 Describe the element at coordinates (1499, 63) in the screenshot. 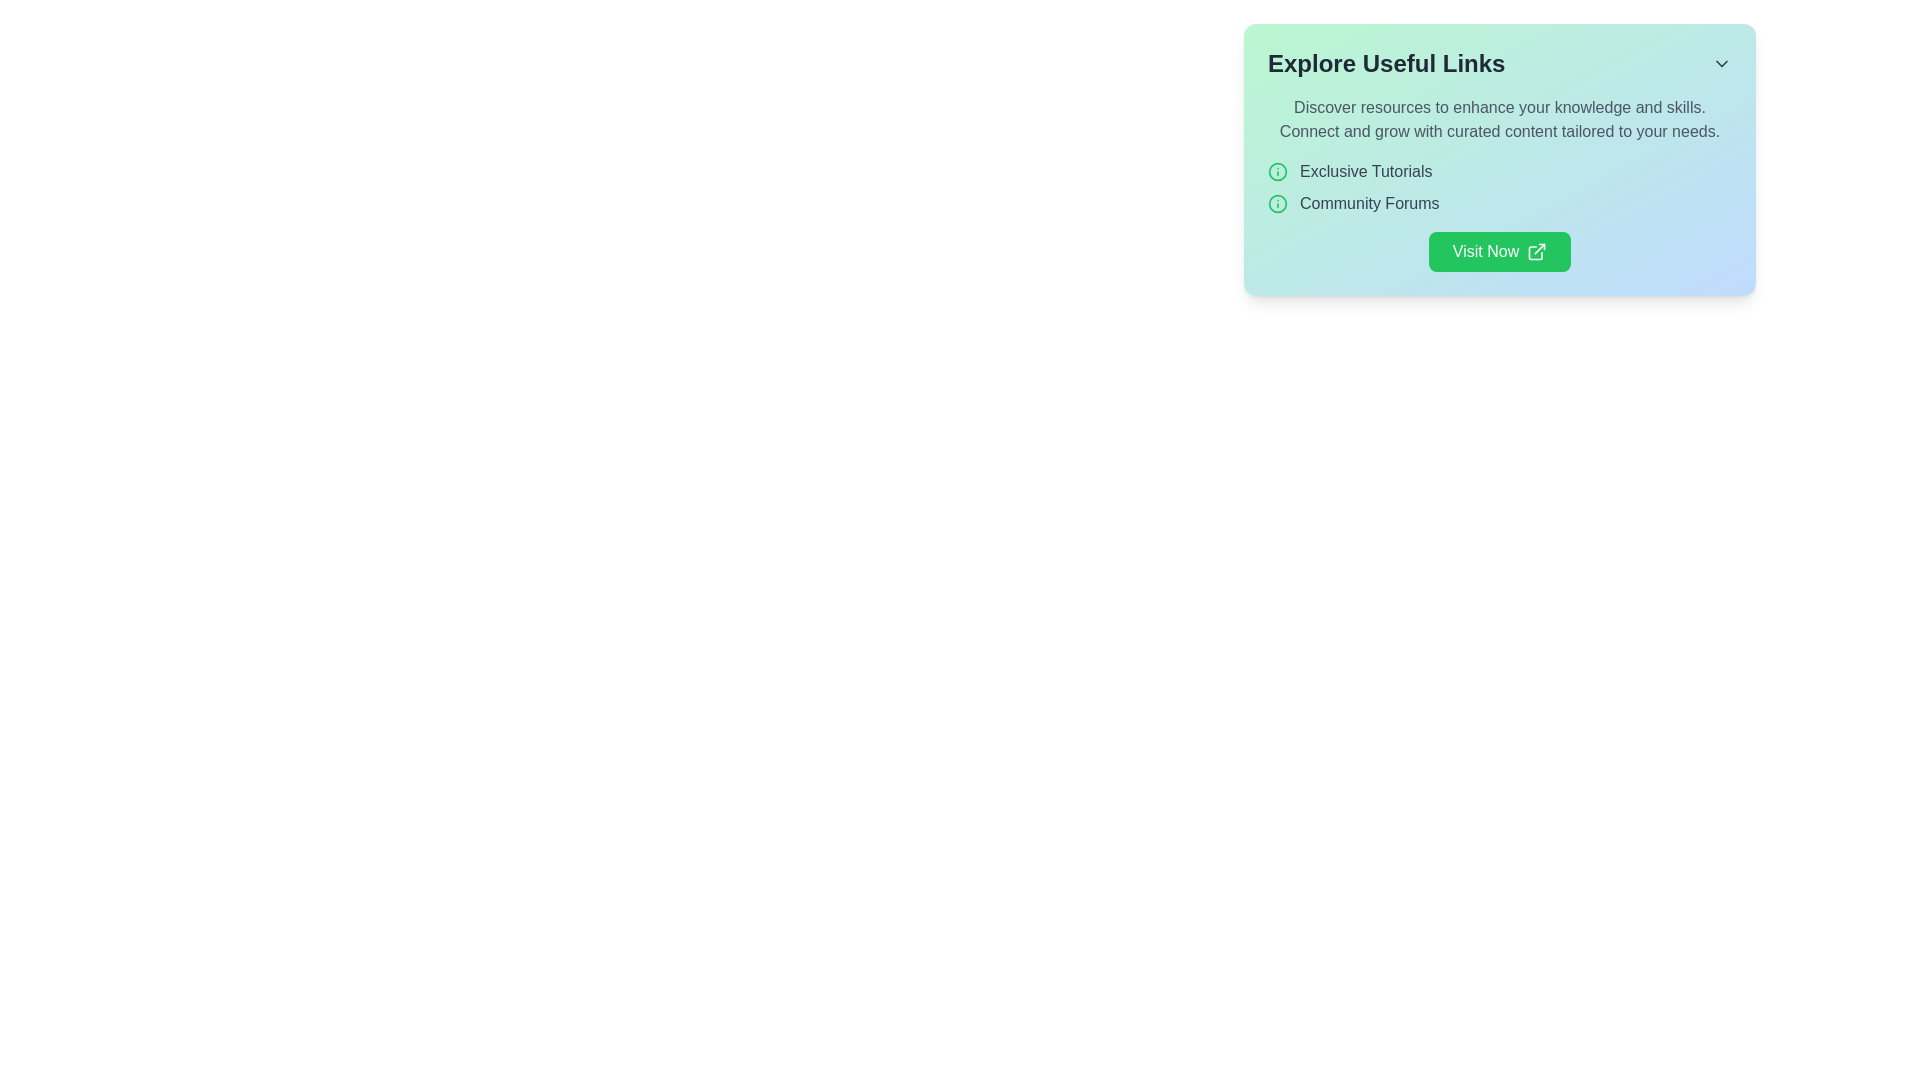

I see `the Dropdown title header located at the top of the card section` at that location.